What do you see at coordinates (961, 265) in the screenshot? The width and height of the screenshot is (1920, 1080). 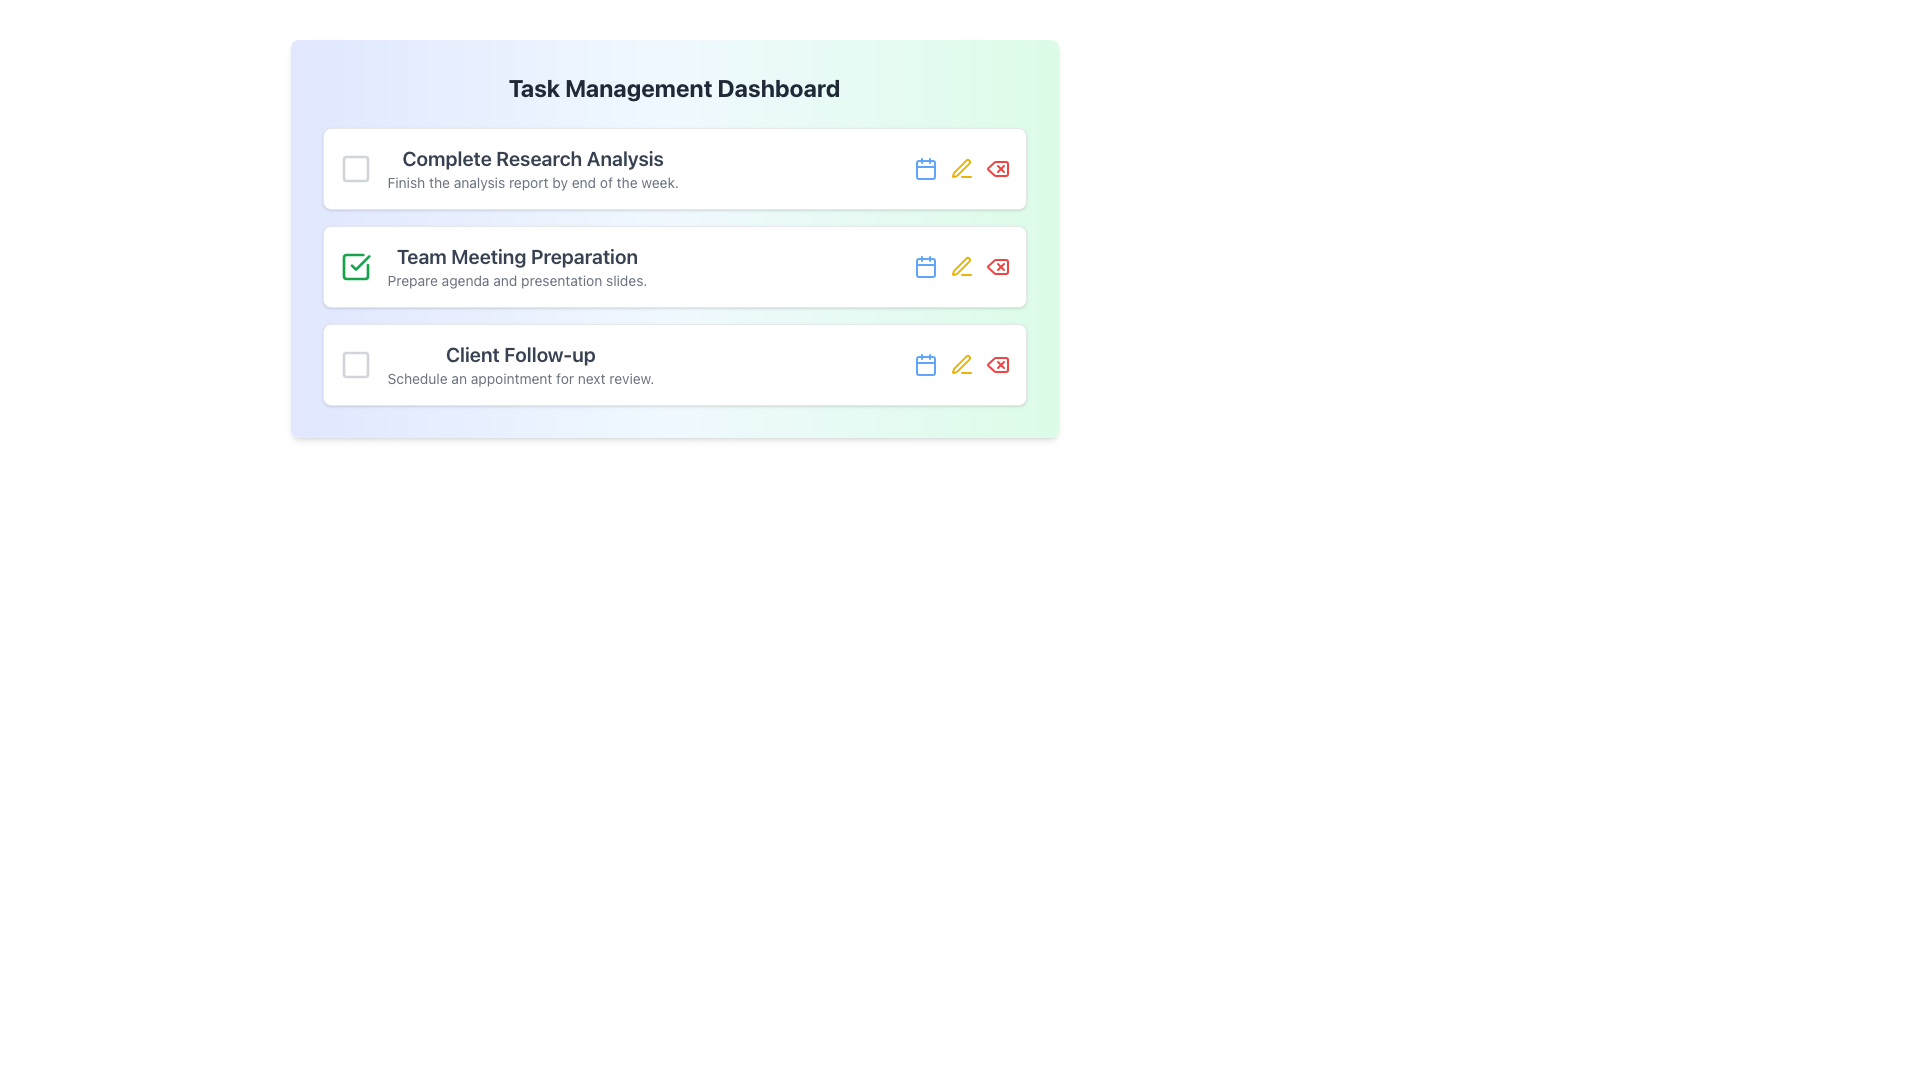 I see `the edit/pencil icon located in the action section of the second task item` at bounding box center [961, 265].